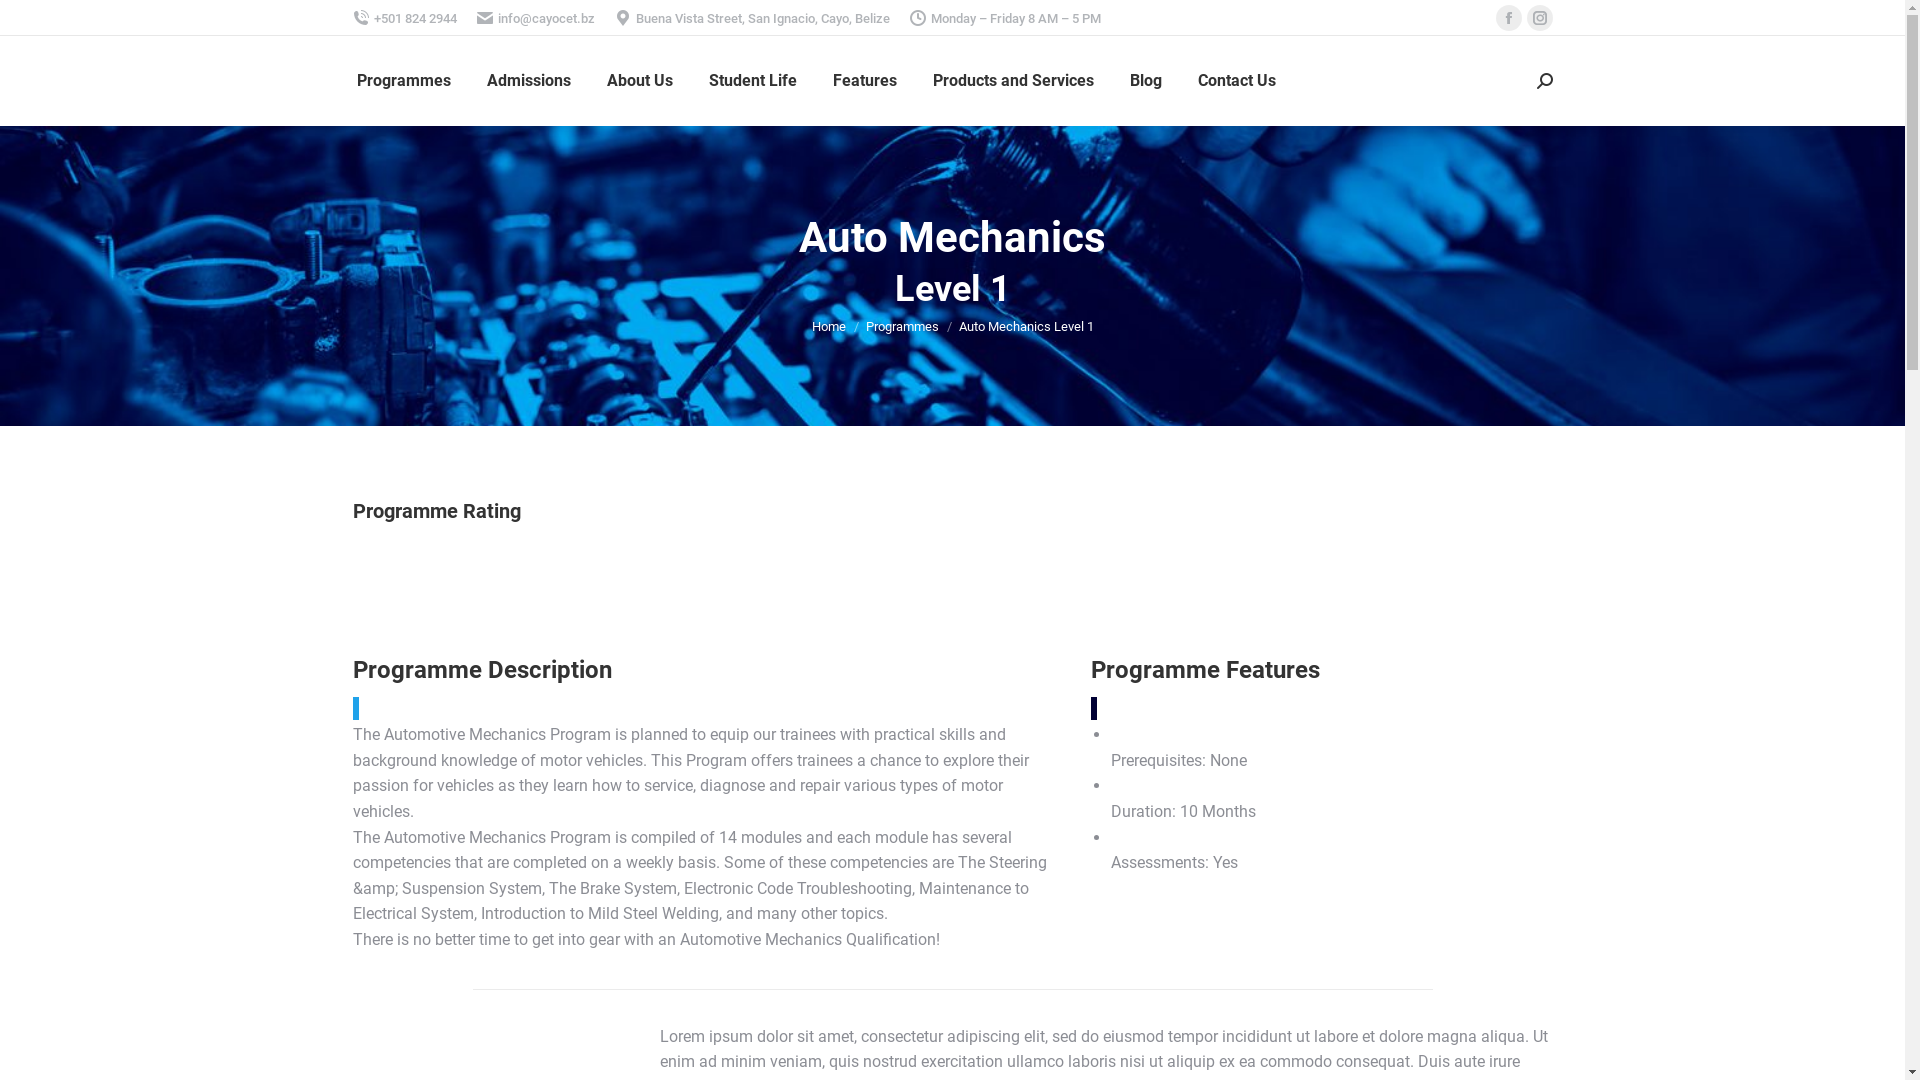 The height and width of the screenshot is (1080, 1920). I want to click on 'Products and Services', so click(1012, 80).